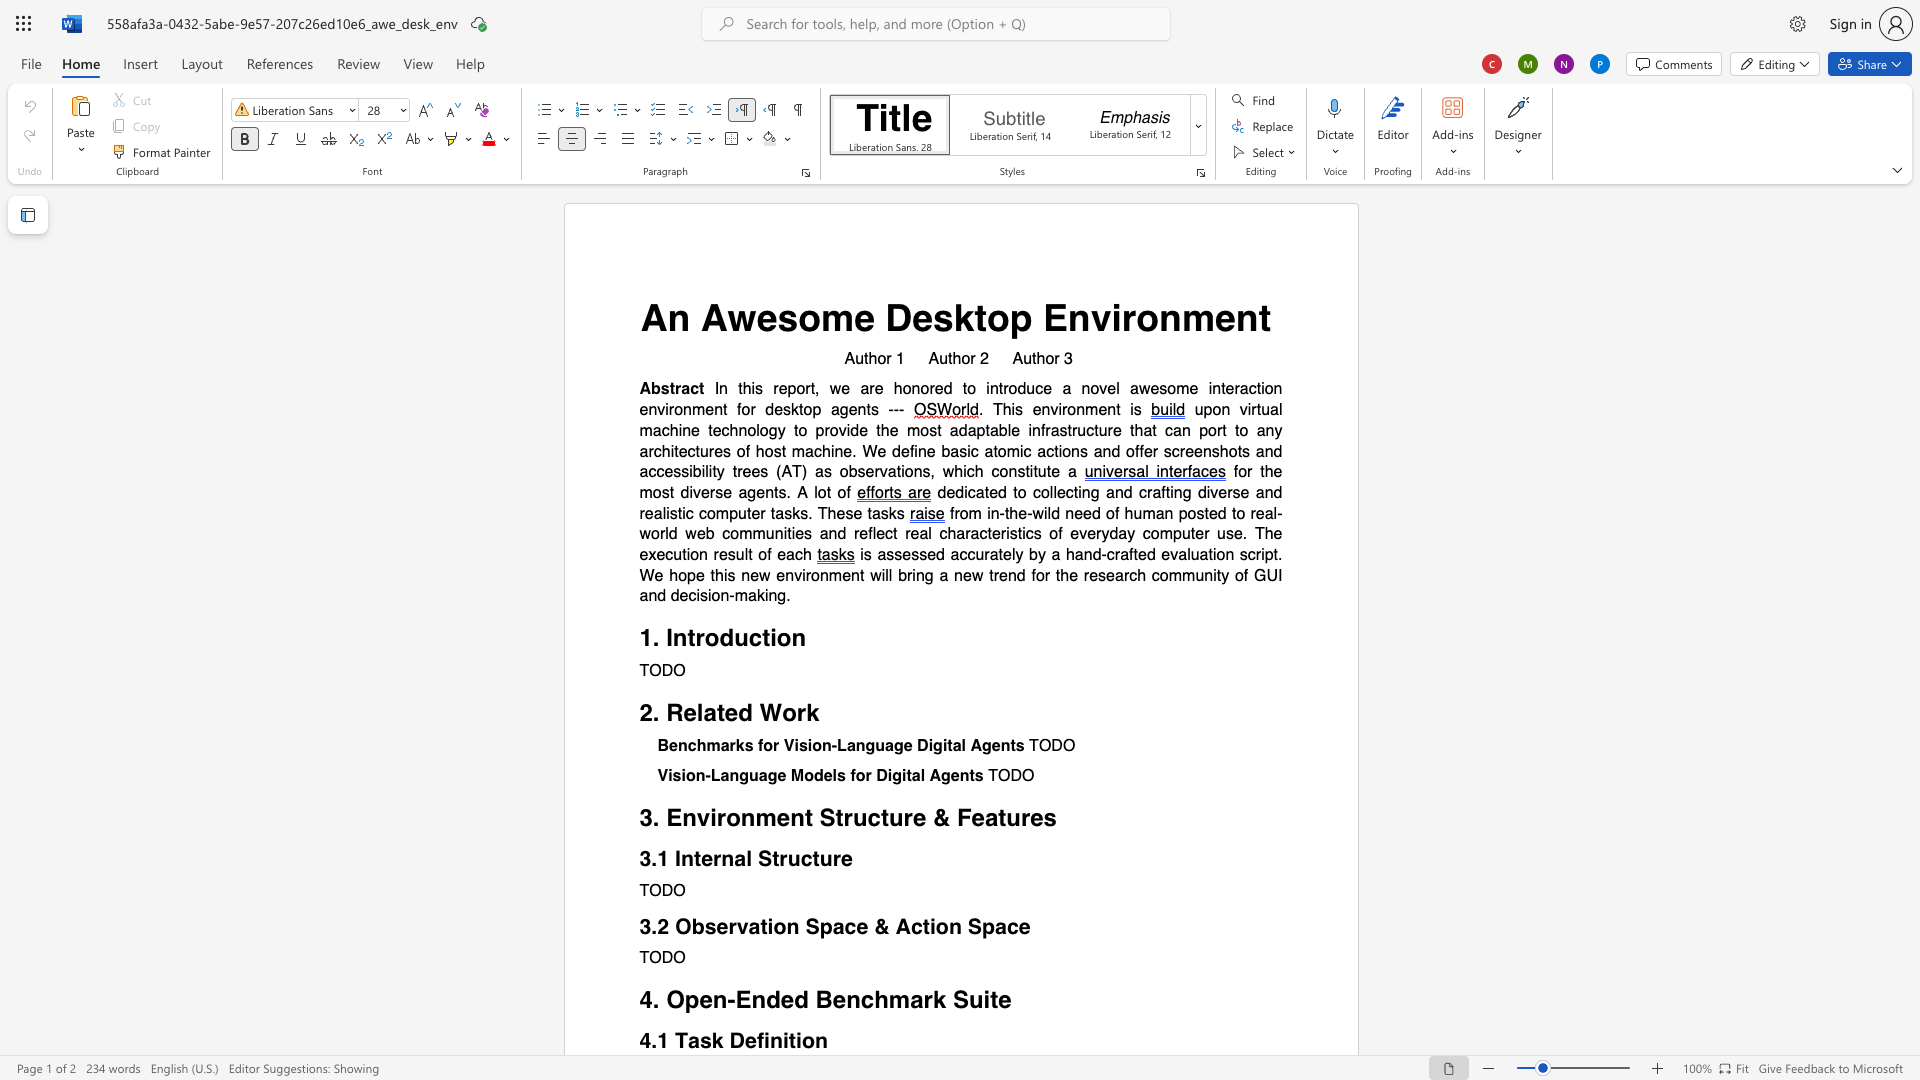  Describe the element at coordinates (787, 1039) in the screenshot. I see `the subset text "ti" within the text "4.1 Task Definition"` at that location.